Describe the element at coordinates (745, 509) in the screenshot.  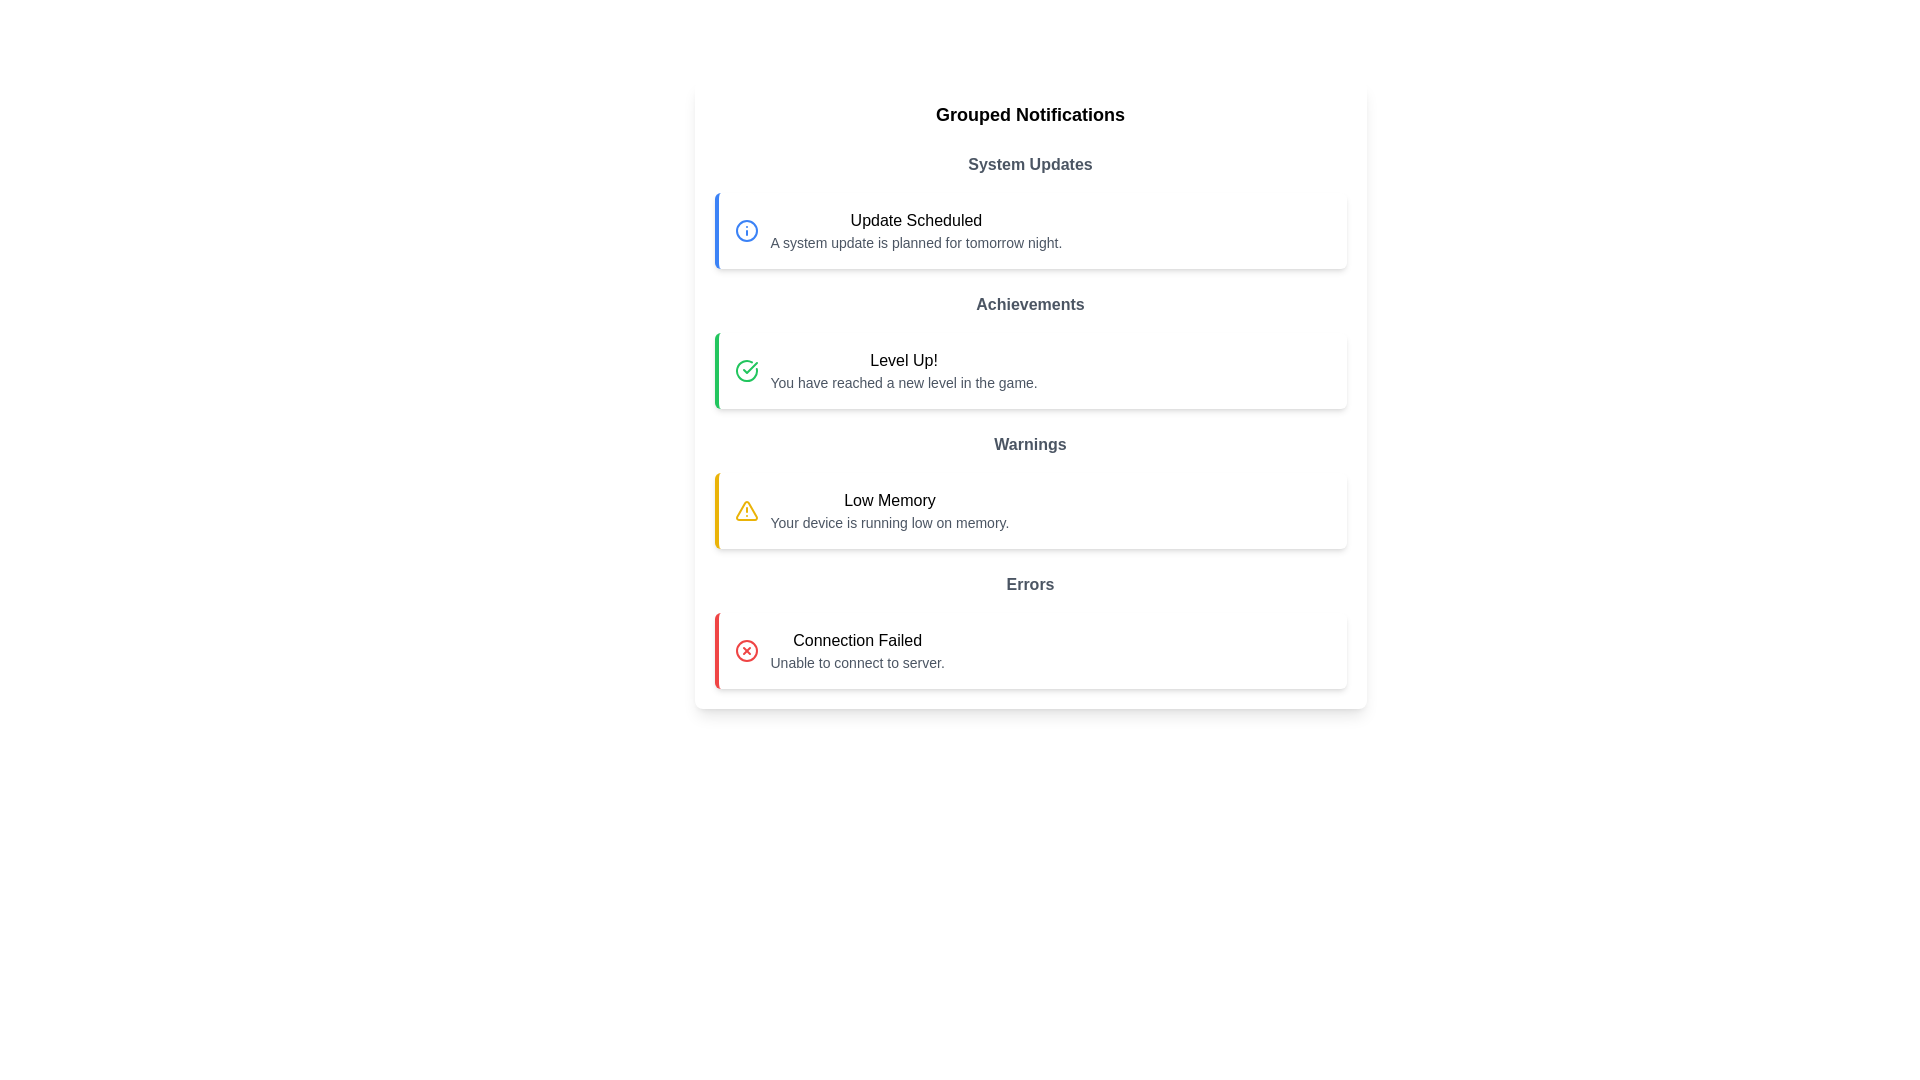
I see `the triangular warning icon with a yellow border and centered exclamation mark, indicating warnings, located to the left of the 'Low Memory' text in the 'Warnings' section` at that location.